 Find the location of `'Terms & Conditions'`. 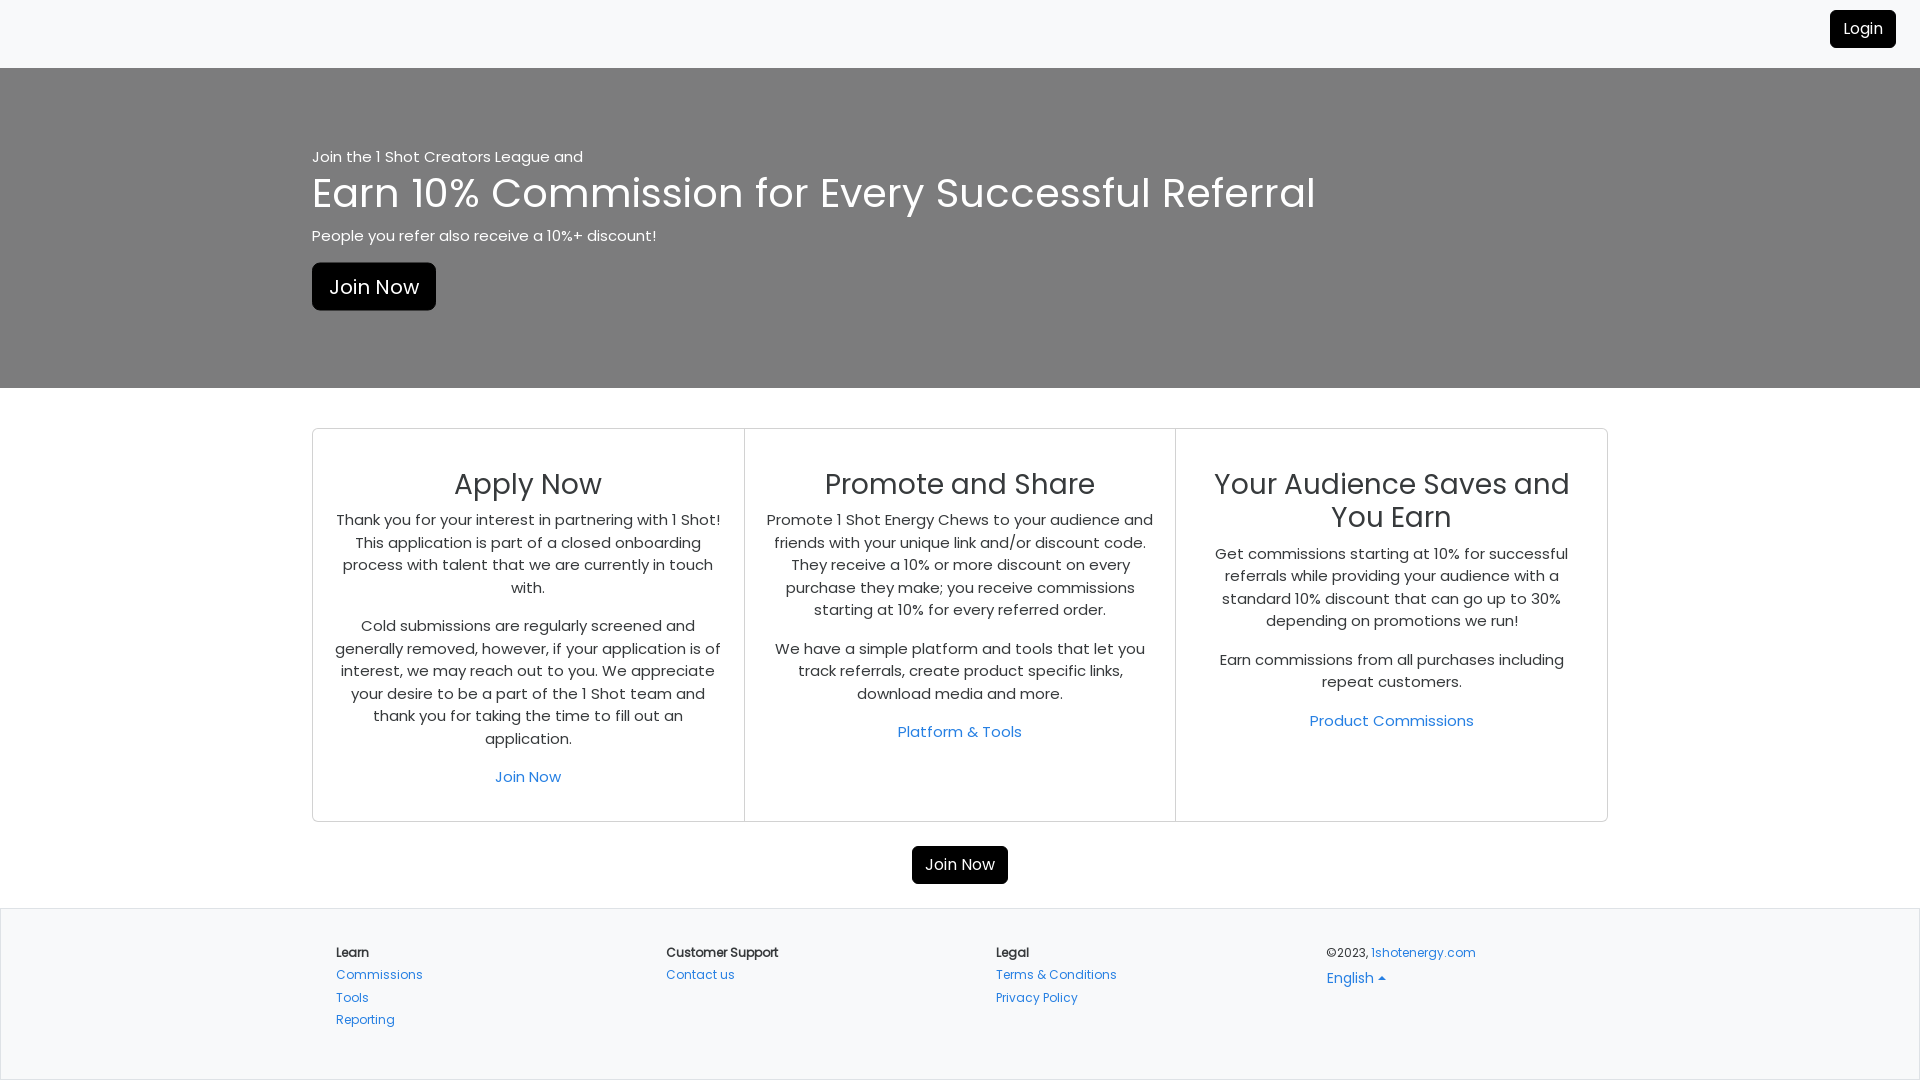

'Terms & Conditions' is located at coordinates (996, 929).